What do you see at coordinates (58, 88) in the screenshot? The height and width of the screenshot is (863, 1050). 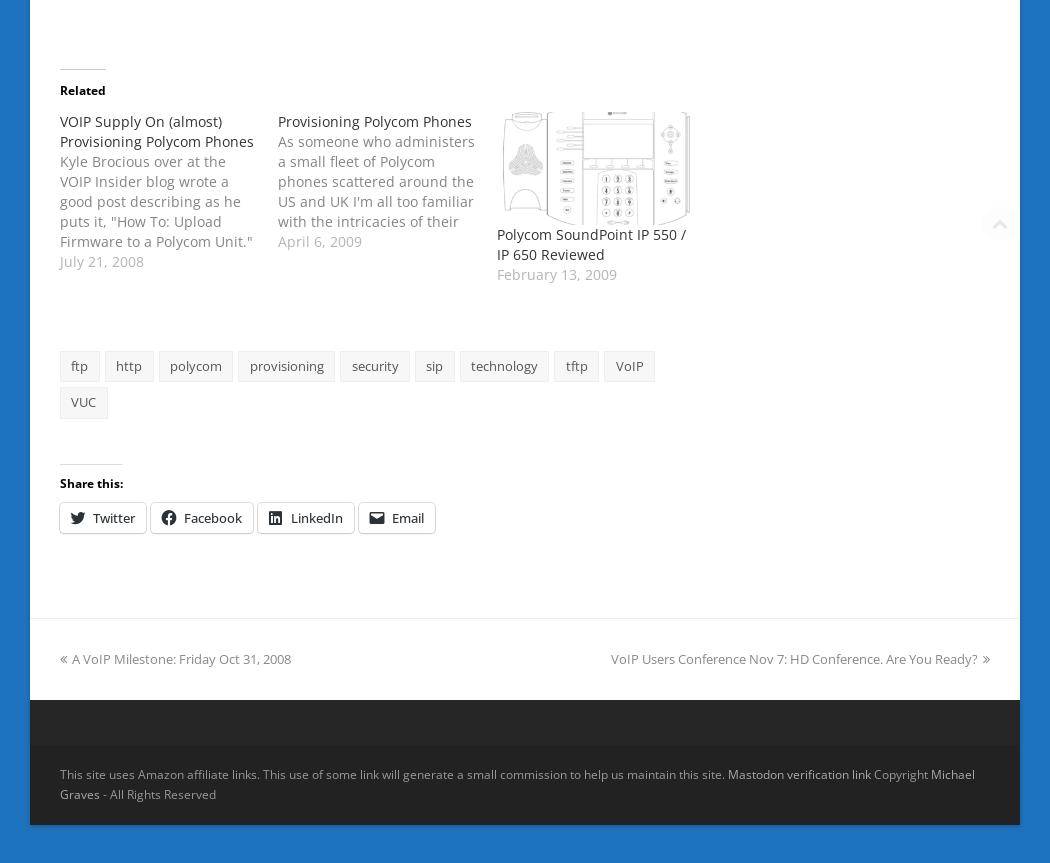 I see `'Related'` at bounding box center [58, 88].